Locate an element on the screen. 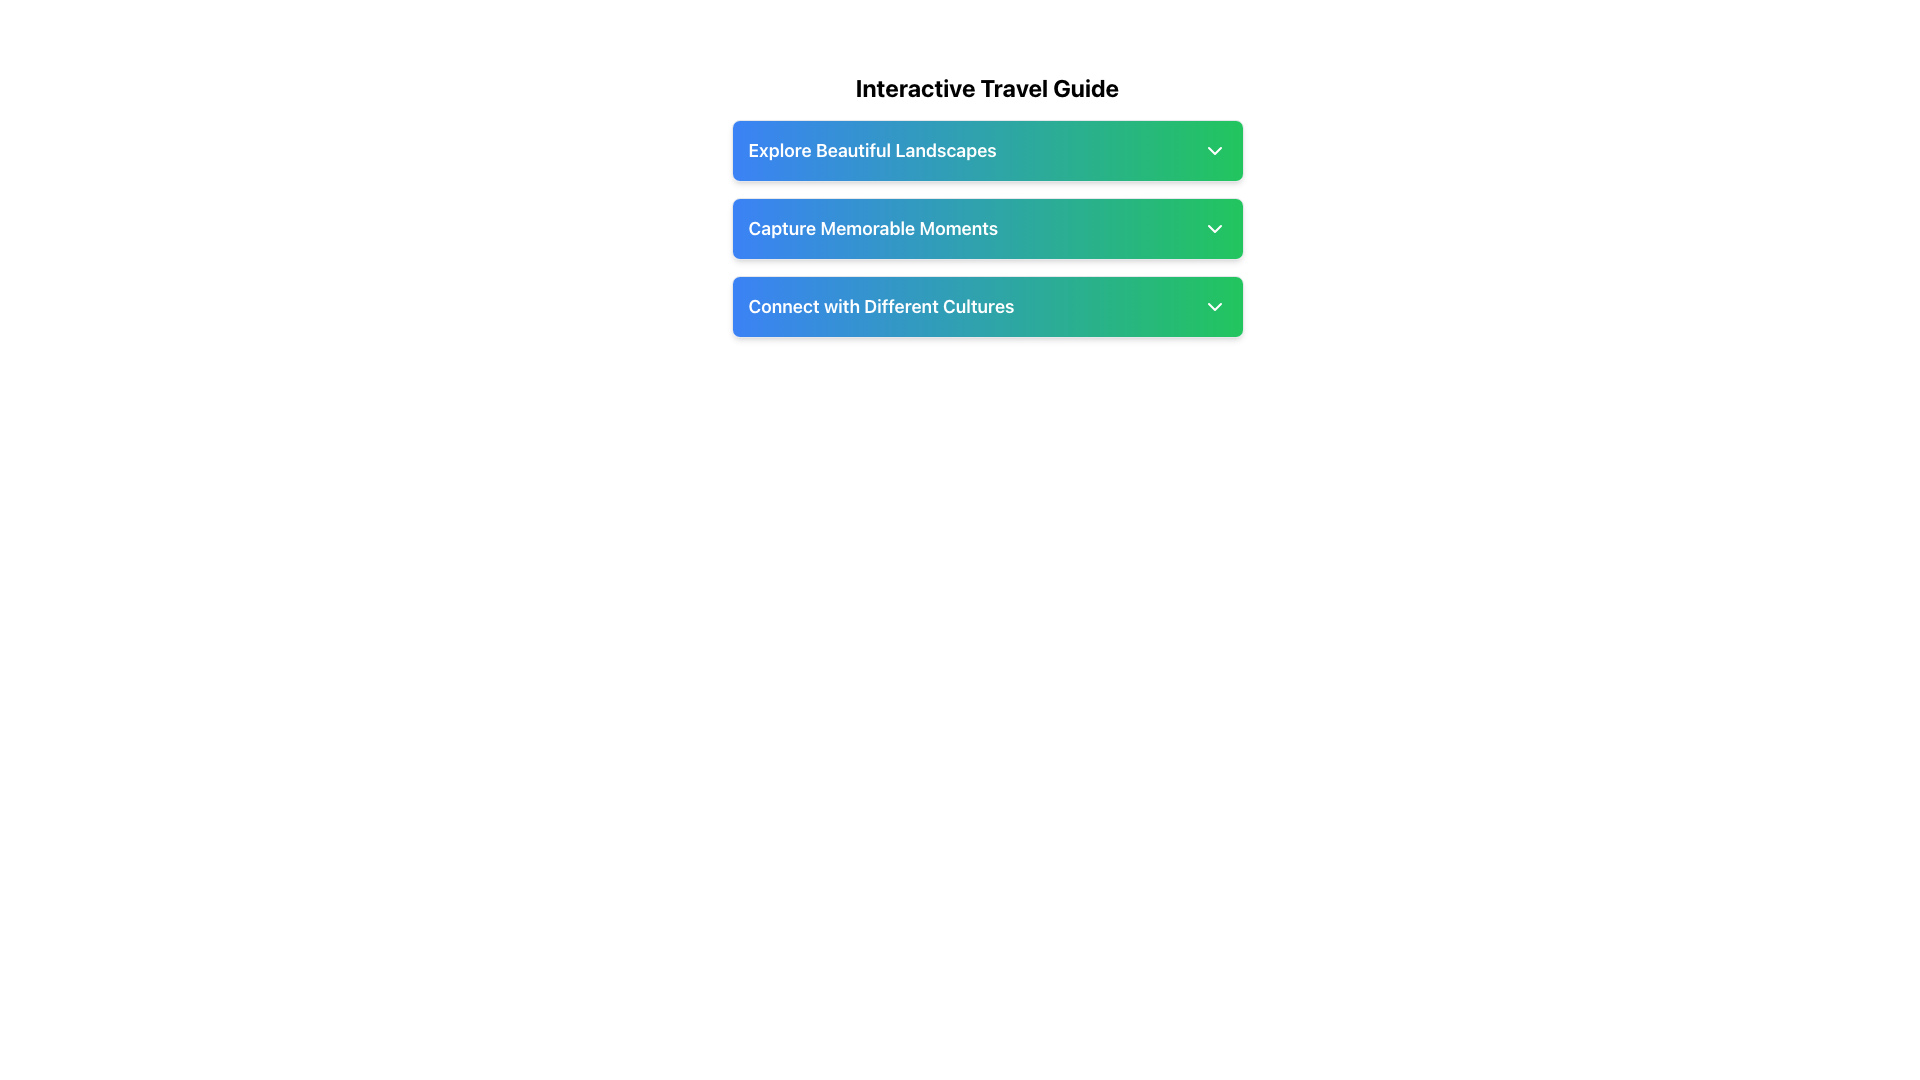 The height and width of the screenshot is (1080, 1920). the text label that reads 'Connect with Different Cultures' is located at coordinates (880, 307).